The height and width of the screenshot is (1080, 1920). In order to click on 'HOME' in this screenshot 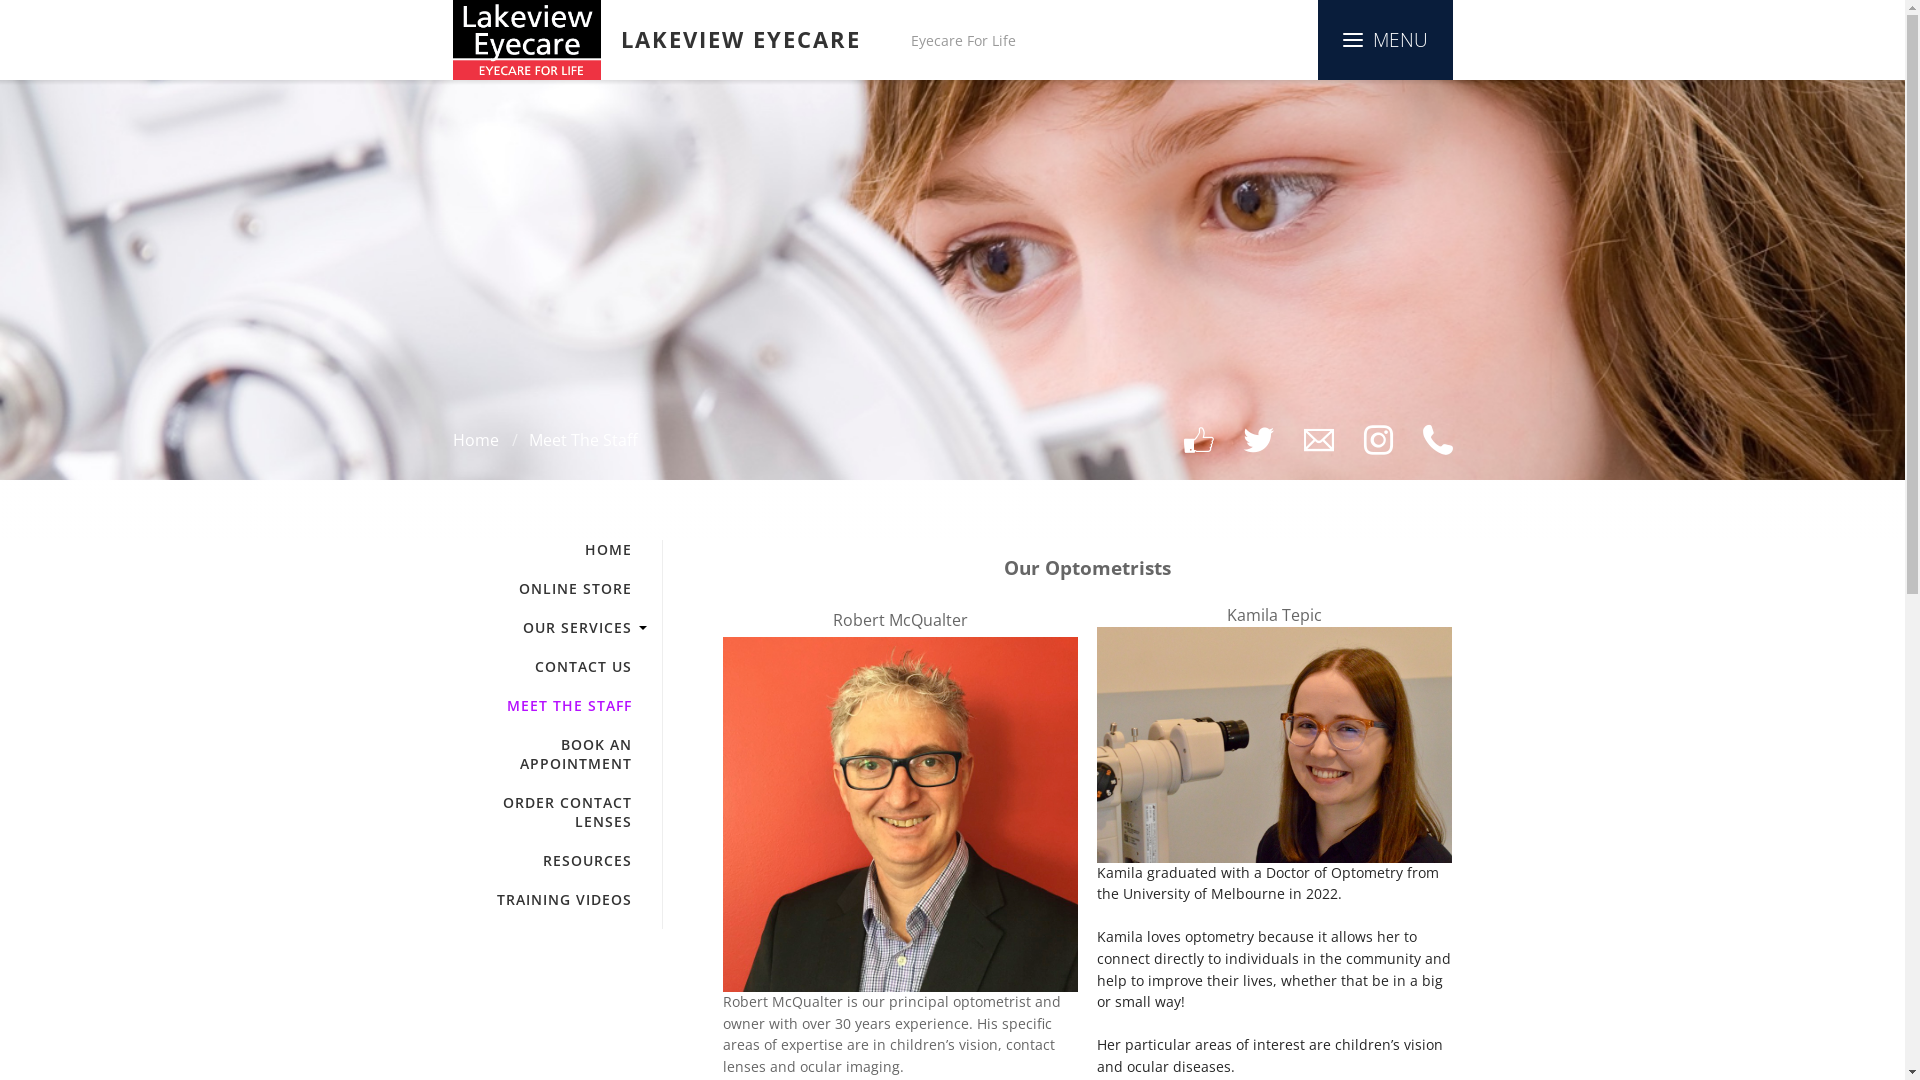, I will do `click(541, 549)`.